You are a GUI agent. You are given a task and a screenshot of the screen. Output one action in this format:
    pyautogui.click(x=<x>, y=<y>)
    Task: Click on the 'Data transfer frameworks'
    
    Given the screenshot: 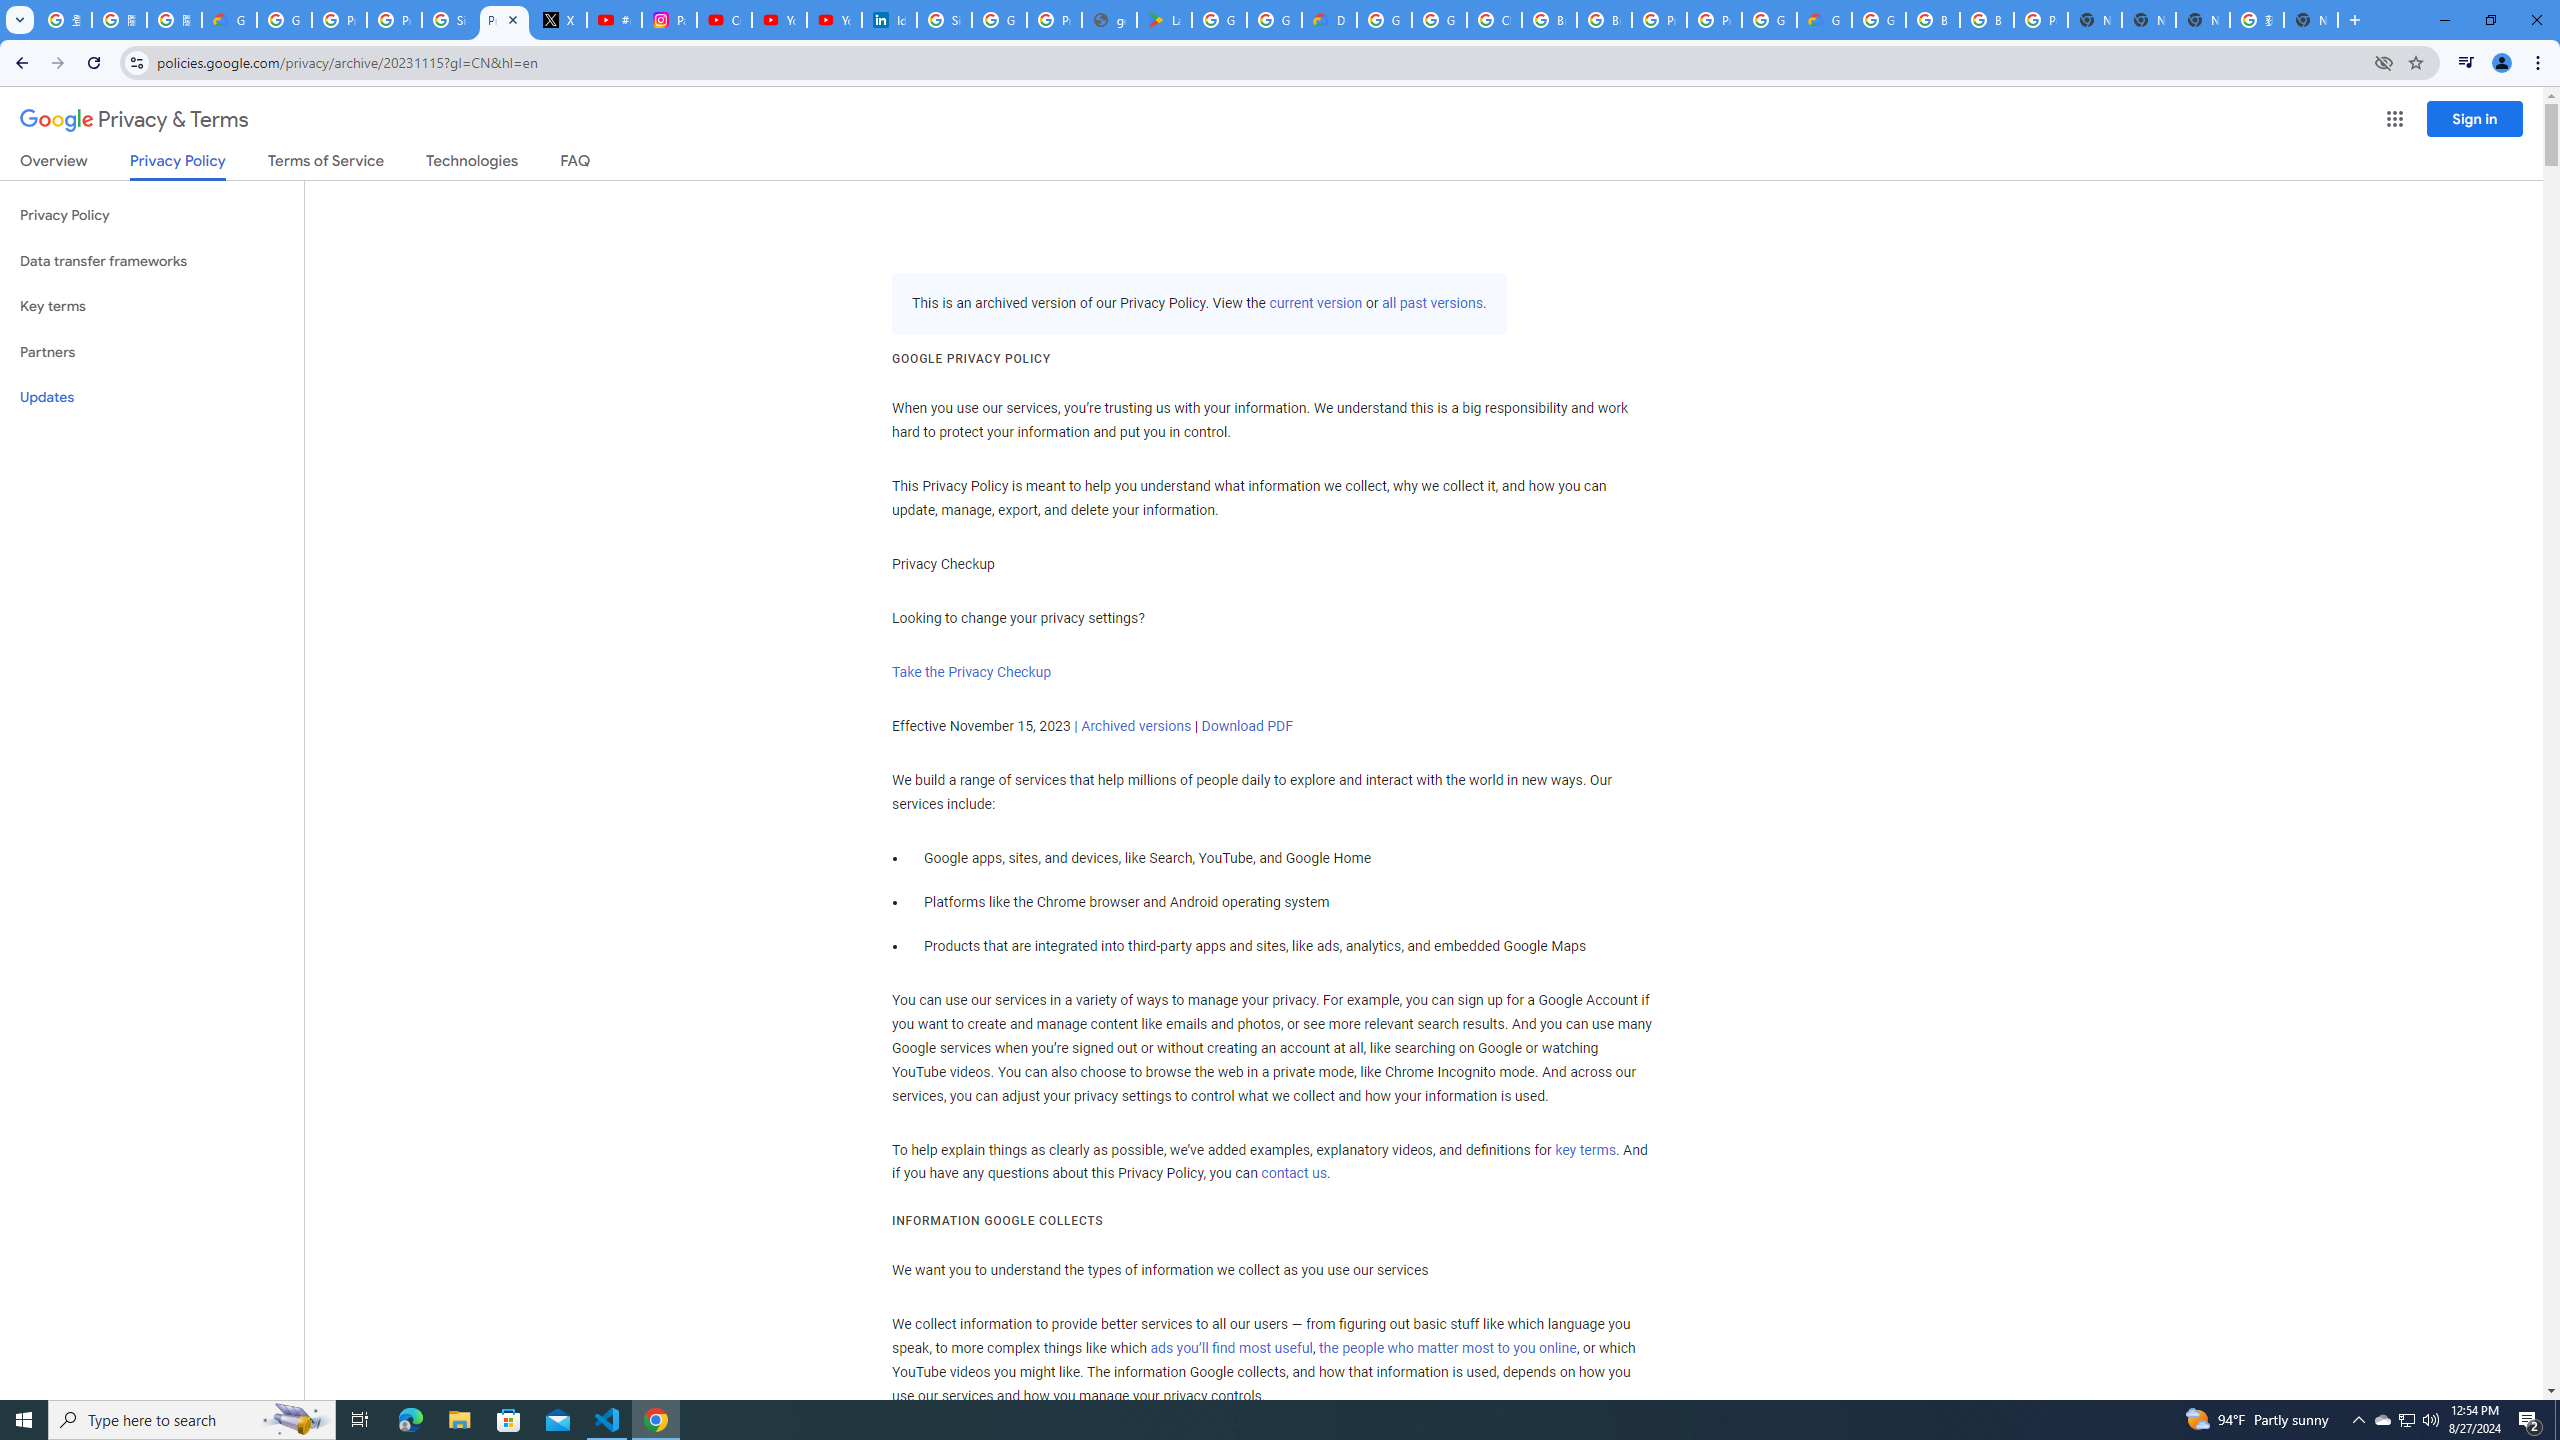 What is the action you would take?
    pyautogui.click(x=151, y=260)
    